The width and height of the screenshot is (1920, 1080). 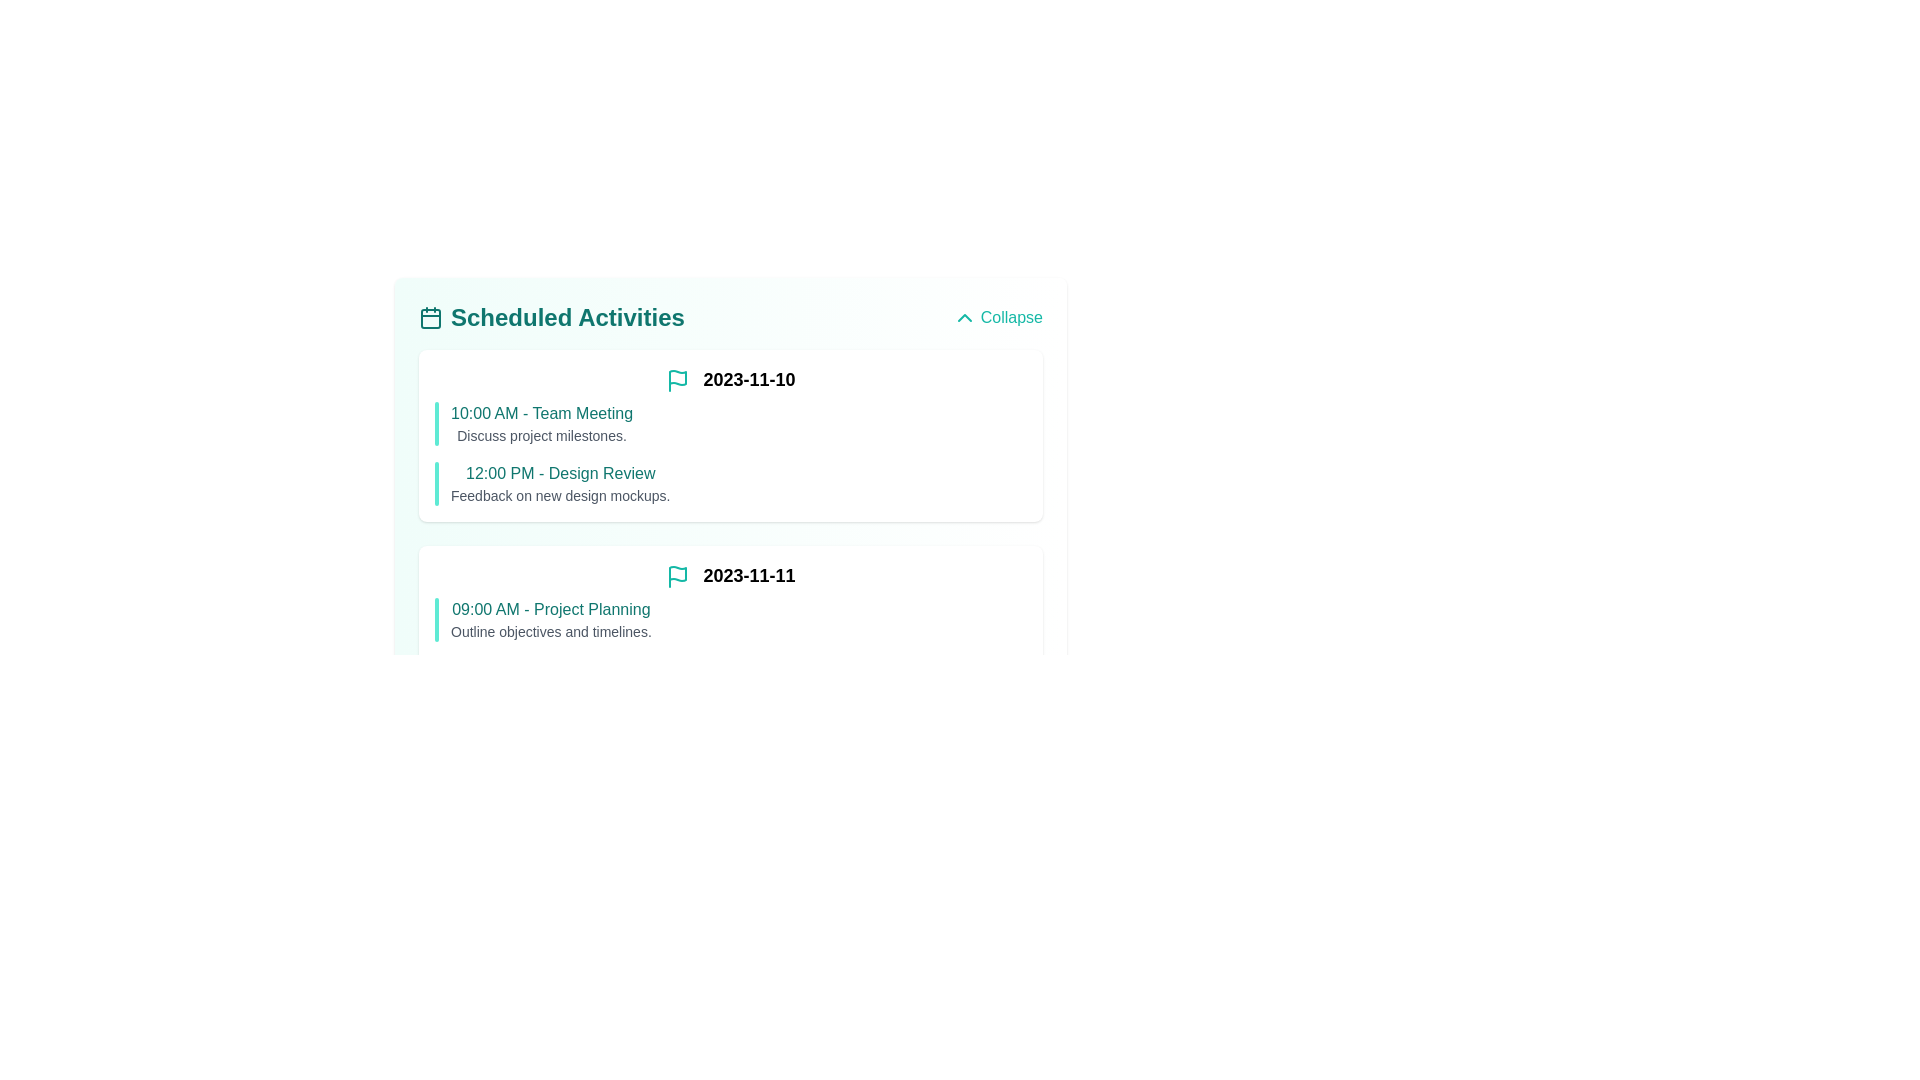 I want to click on the text label saying 'Discuss project milestones.' which is styled in a small gray font and located under the '10:00 AM - Team Meeting.' text in the 'Scheduled Activities' card, so click(x=542, y=434).